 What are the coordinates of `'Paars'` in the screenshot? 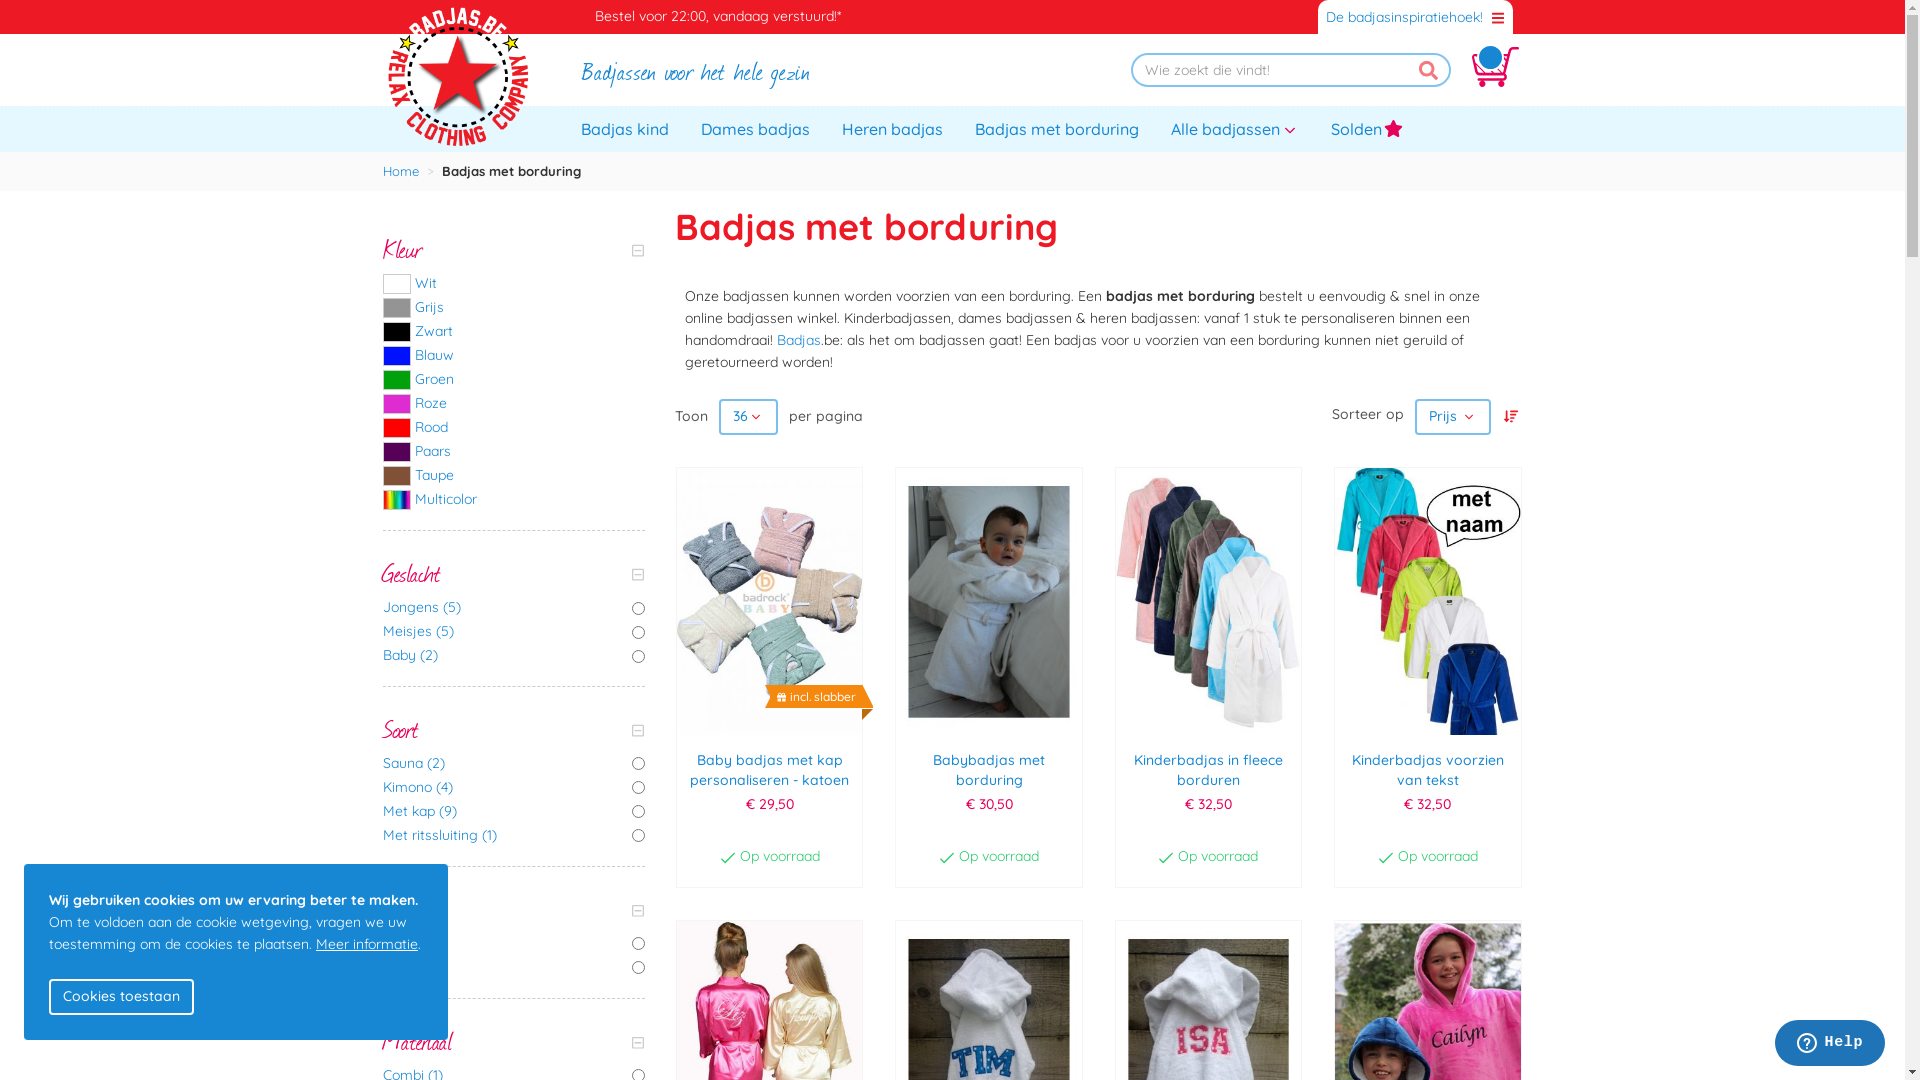 It's located at (382, 451).